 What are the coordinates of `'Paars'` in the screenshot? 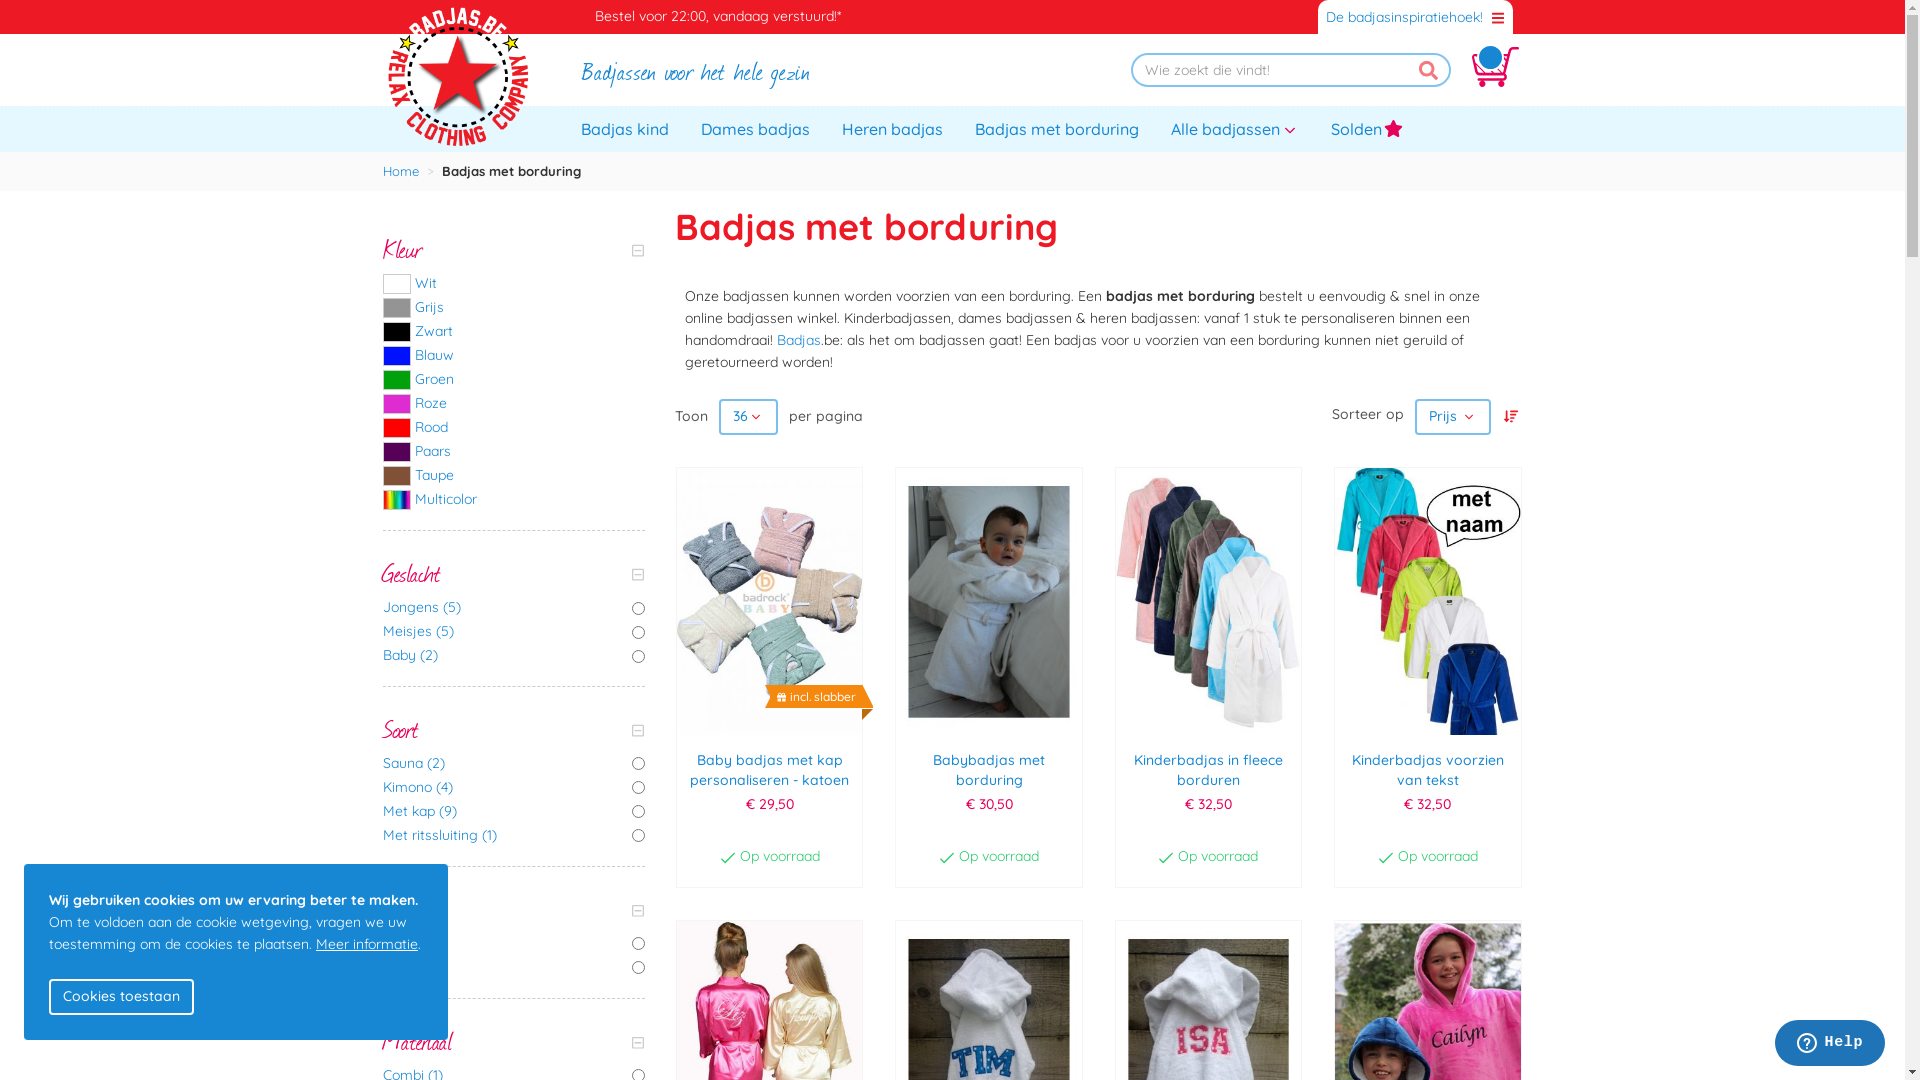 It's located at (382, 451).